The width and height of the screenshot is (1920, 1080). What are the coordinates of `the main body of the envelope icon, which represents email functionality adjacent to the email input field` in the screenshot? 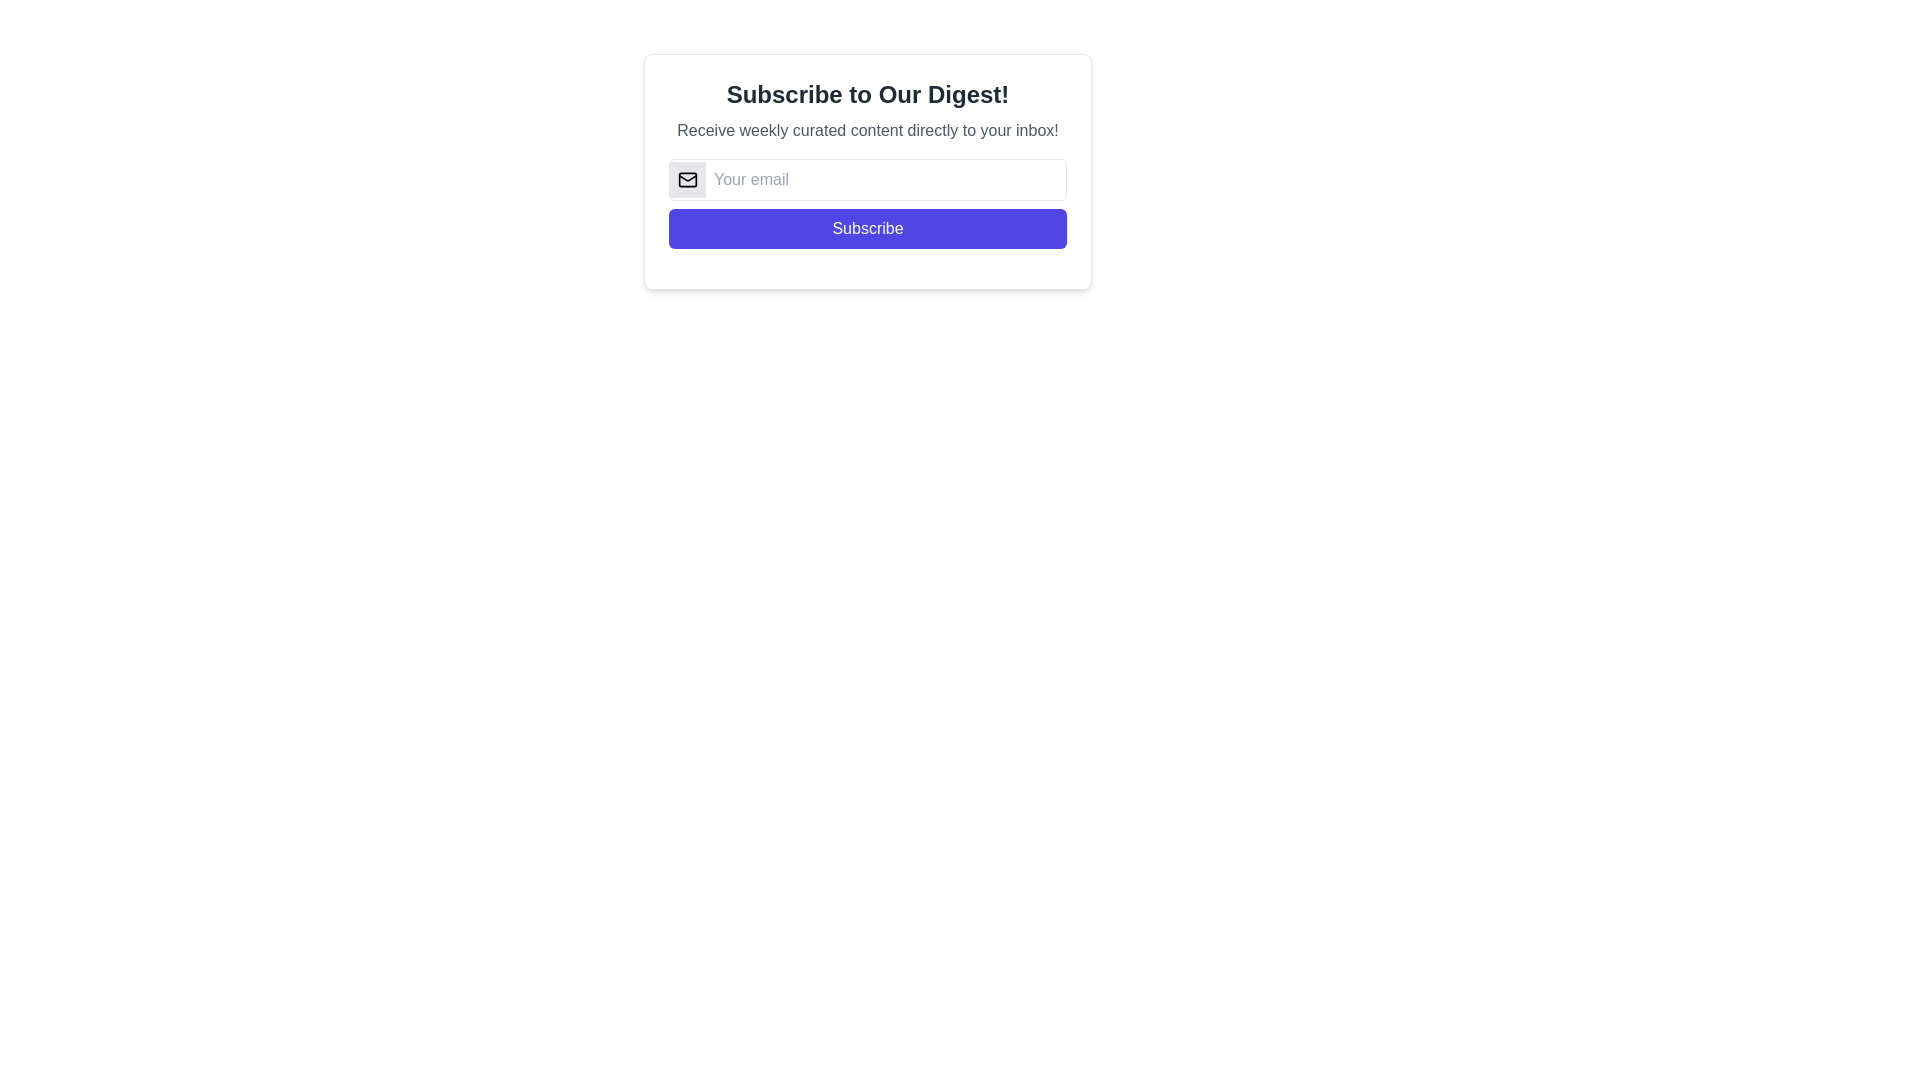 It's located at (687, 180).